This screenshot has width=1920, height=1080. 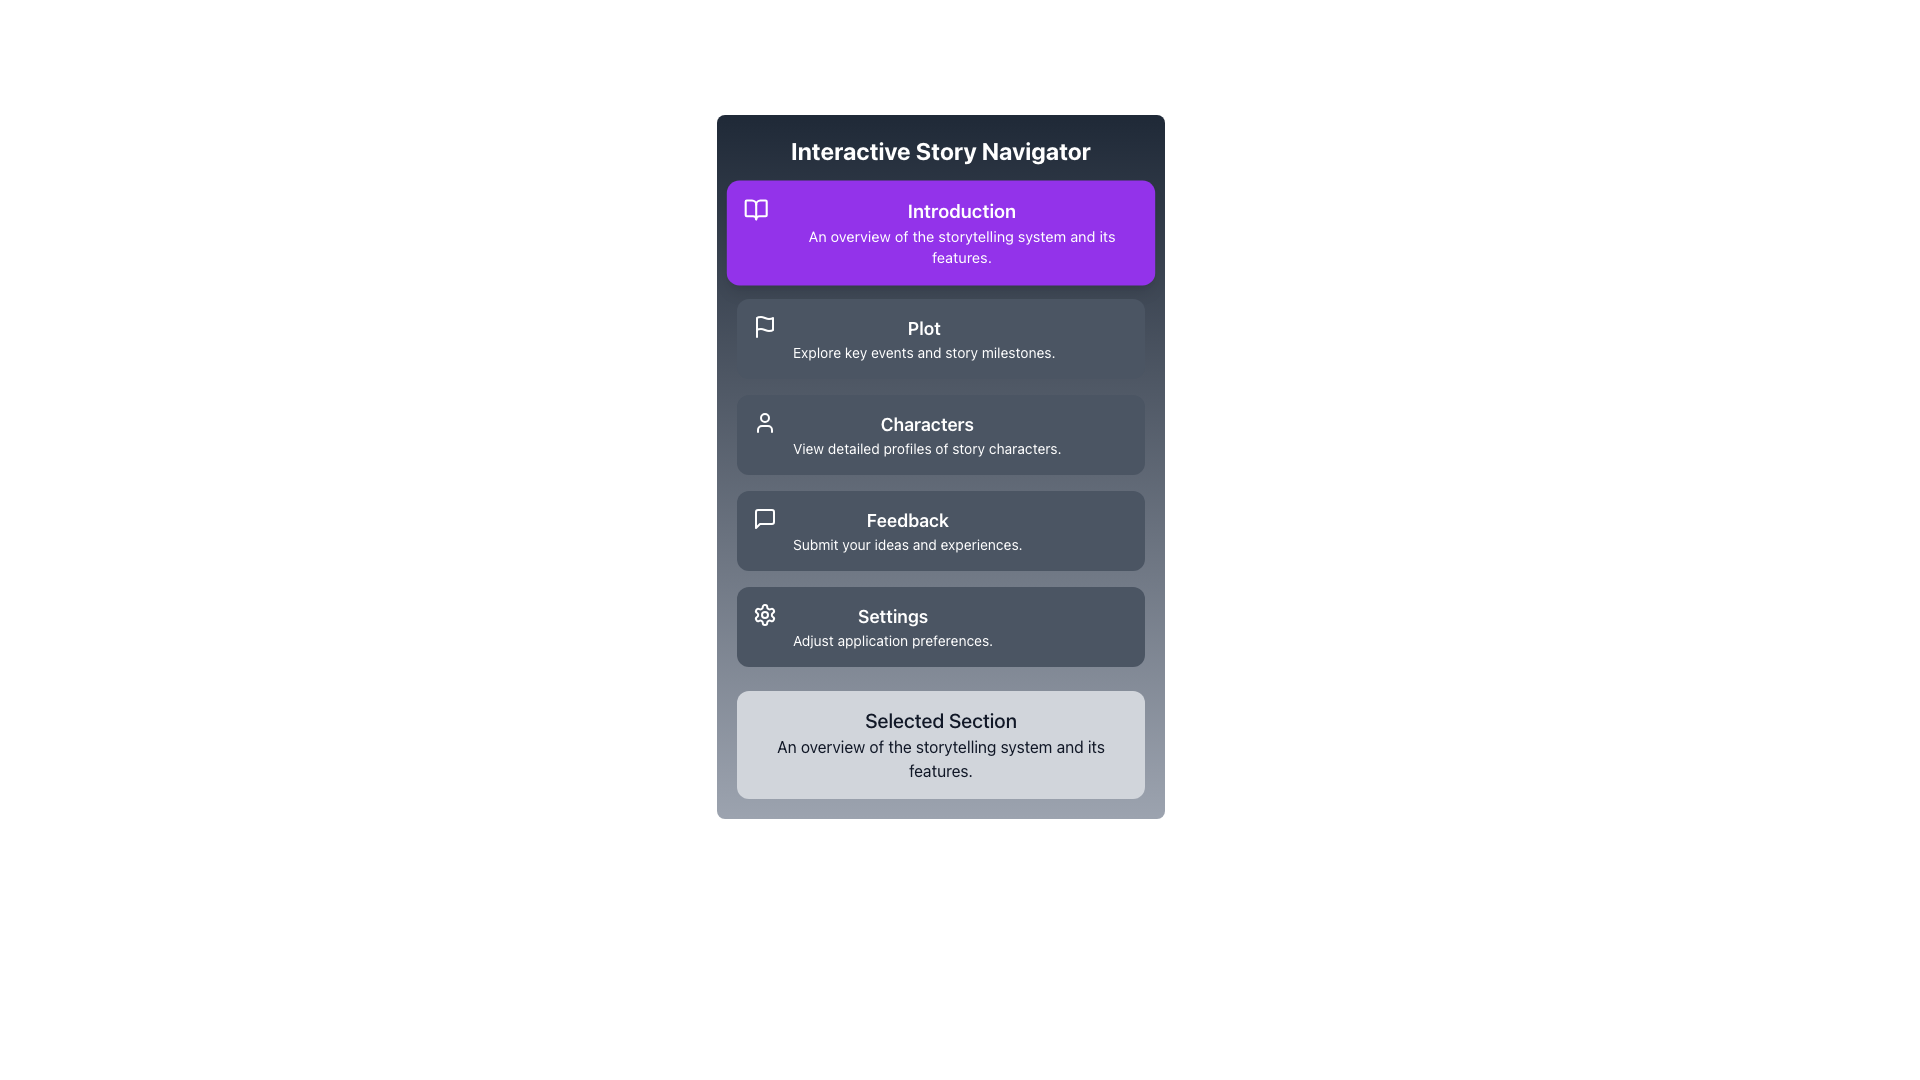 What do you see at coordinates (939, 626) in the screenshot?
I see `the settings button` at bounding box center [939, 626].